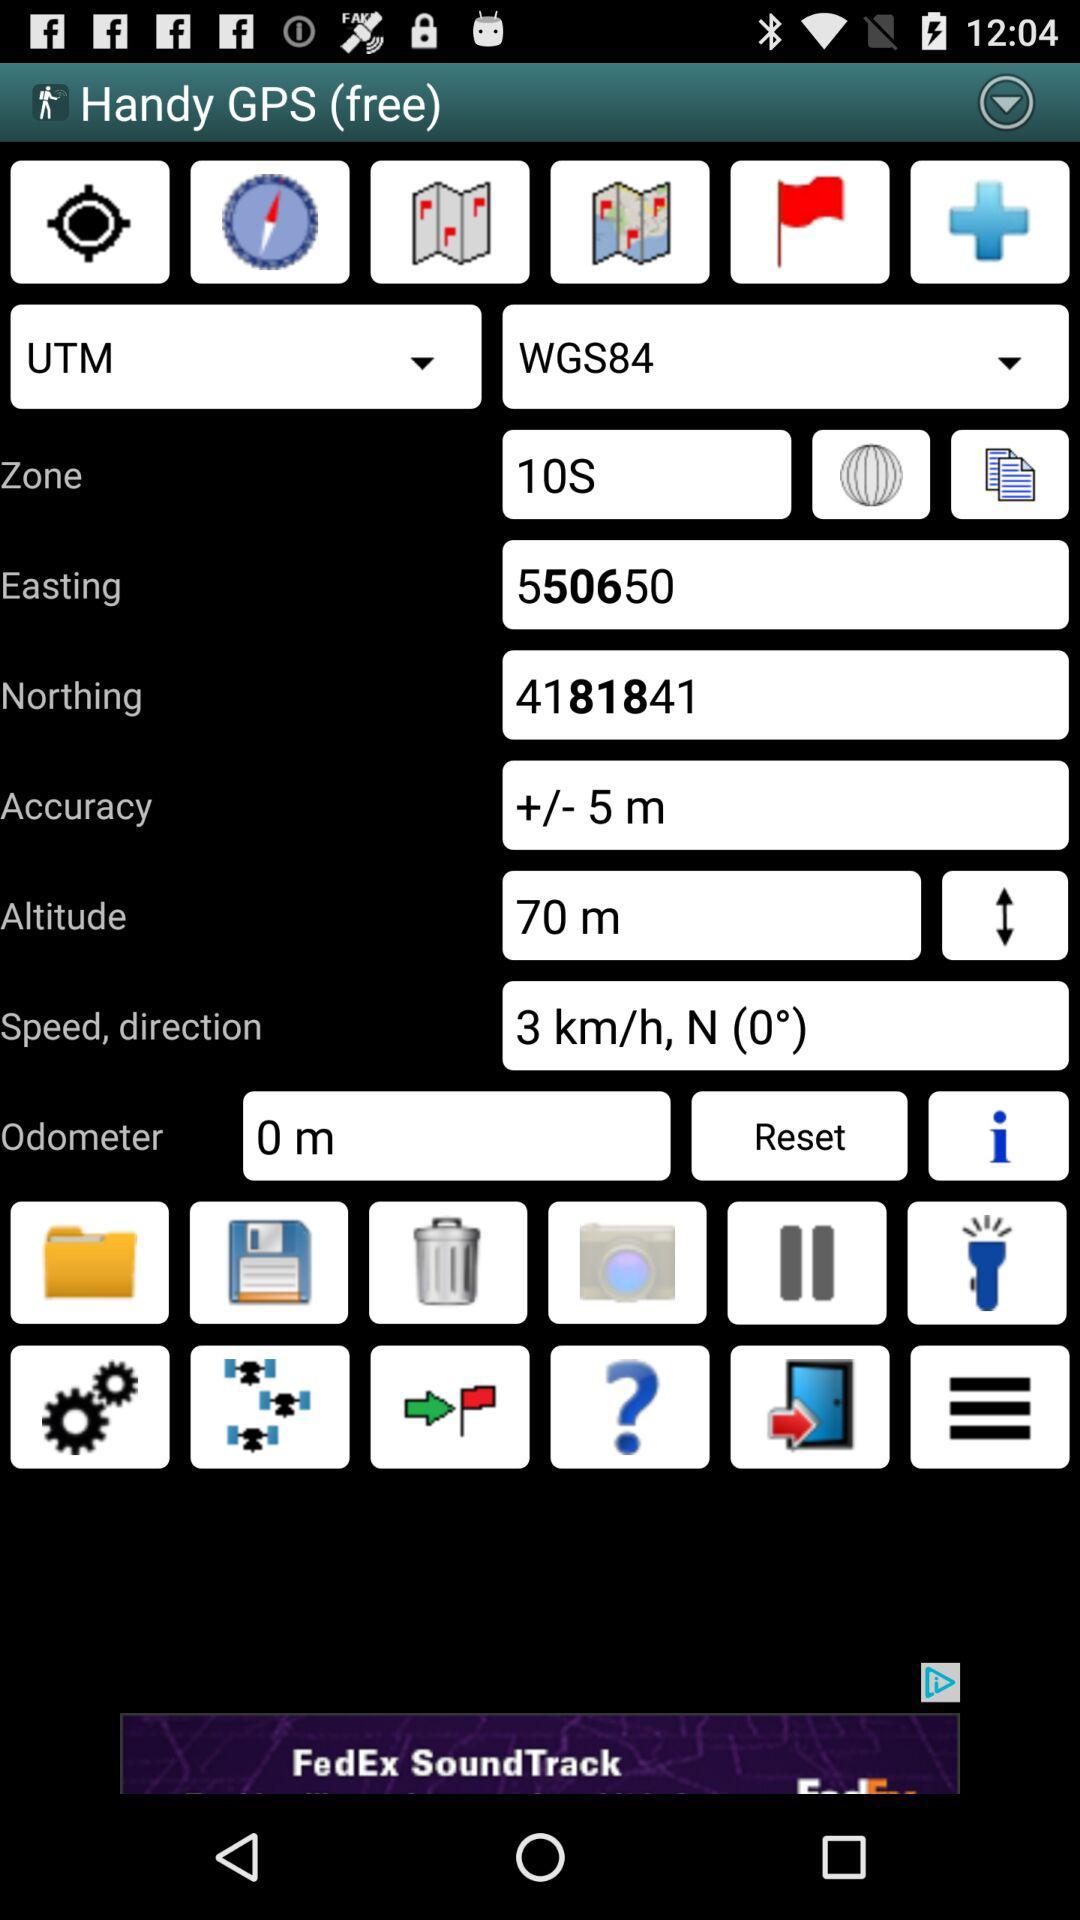 The image size is (1080, 1920). What do you see at coordinates (447, 1261) in the screenshot?
I see `move to trash` at bounding box center [447, 1261].